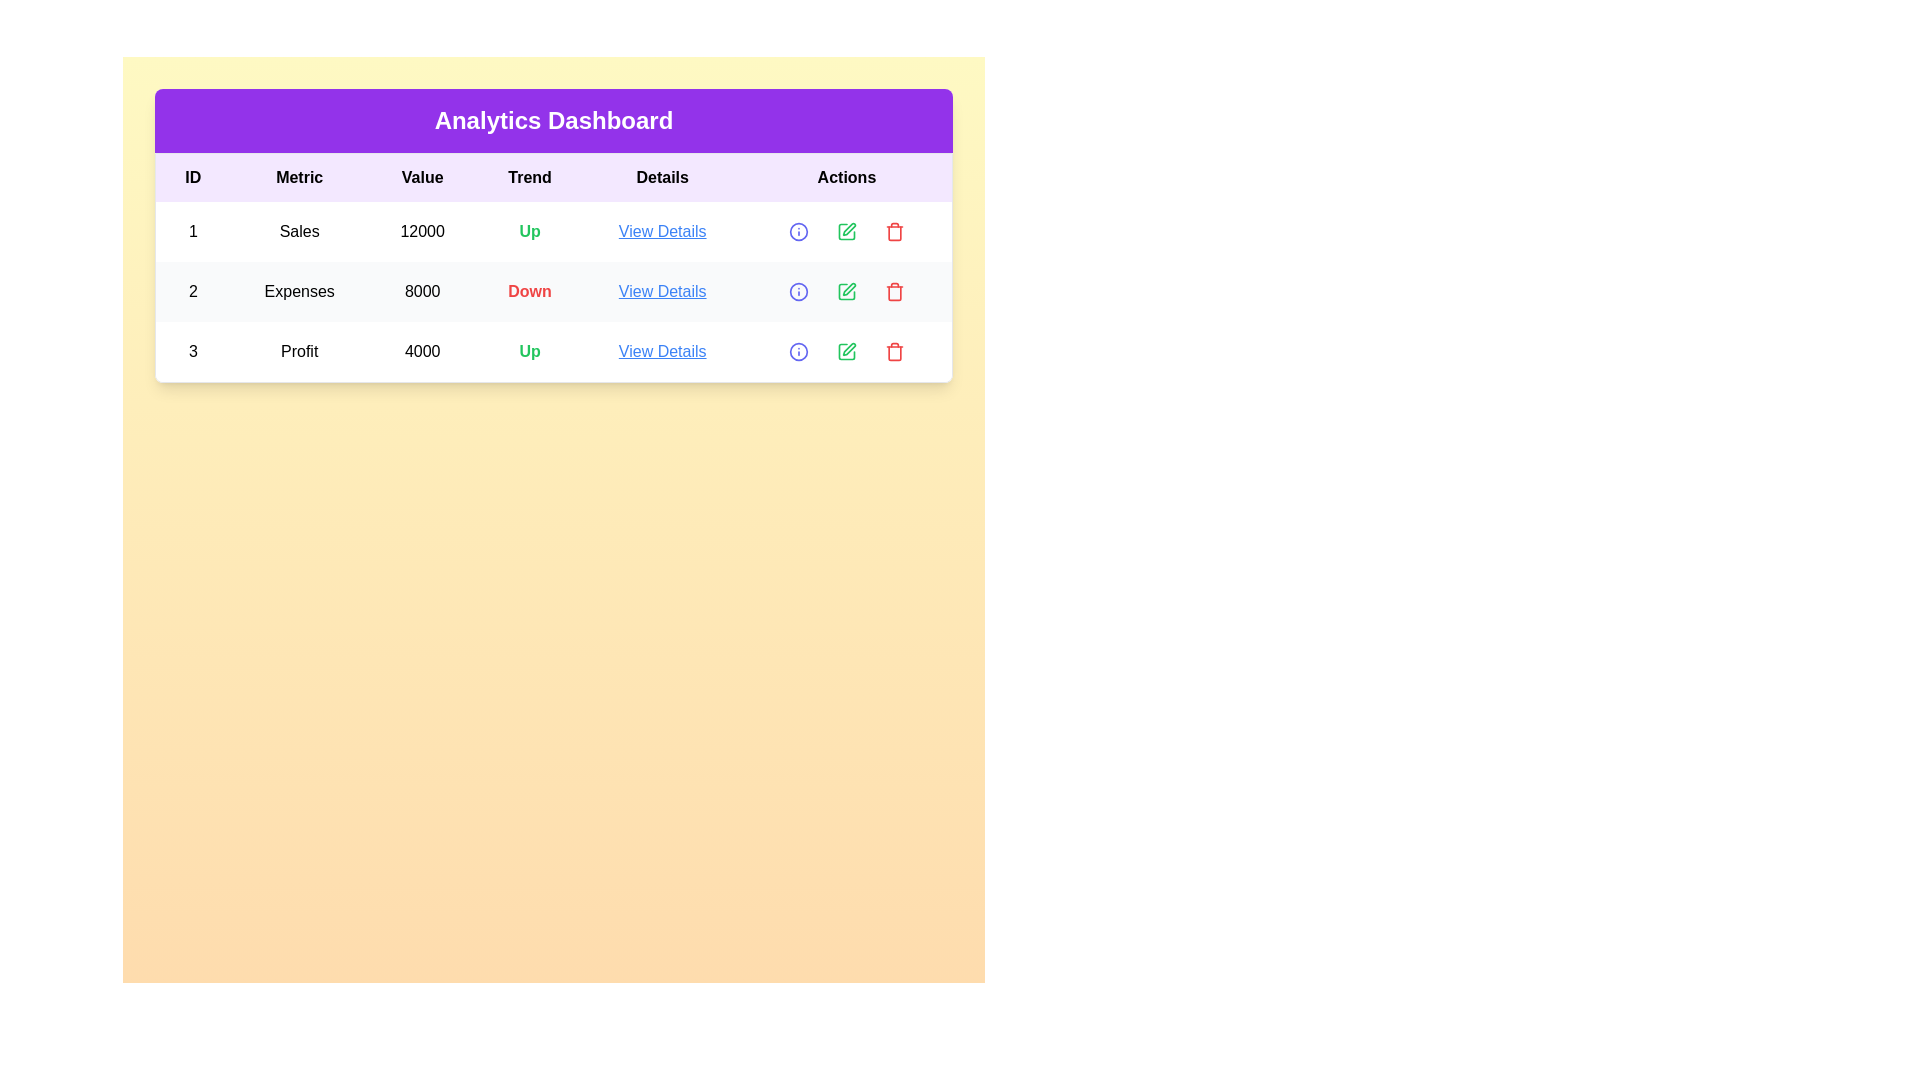  Describe the element at coordinates (553, 120) in the screenshot. I see `displayed header text 'Analytics Dashboard' which is styled in bold with a purple background and positioned at the top of the main content area` at that location.